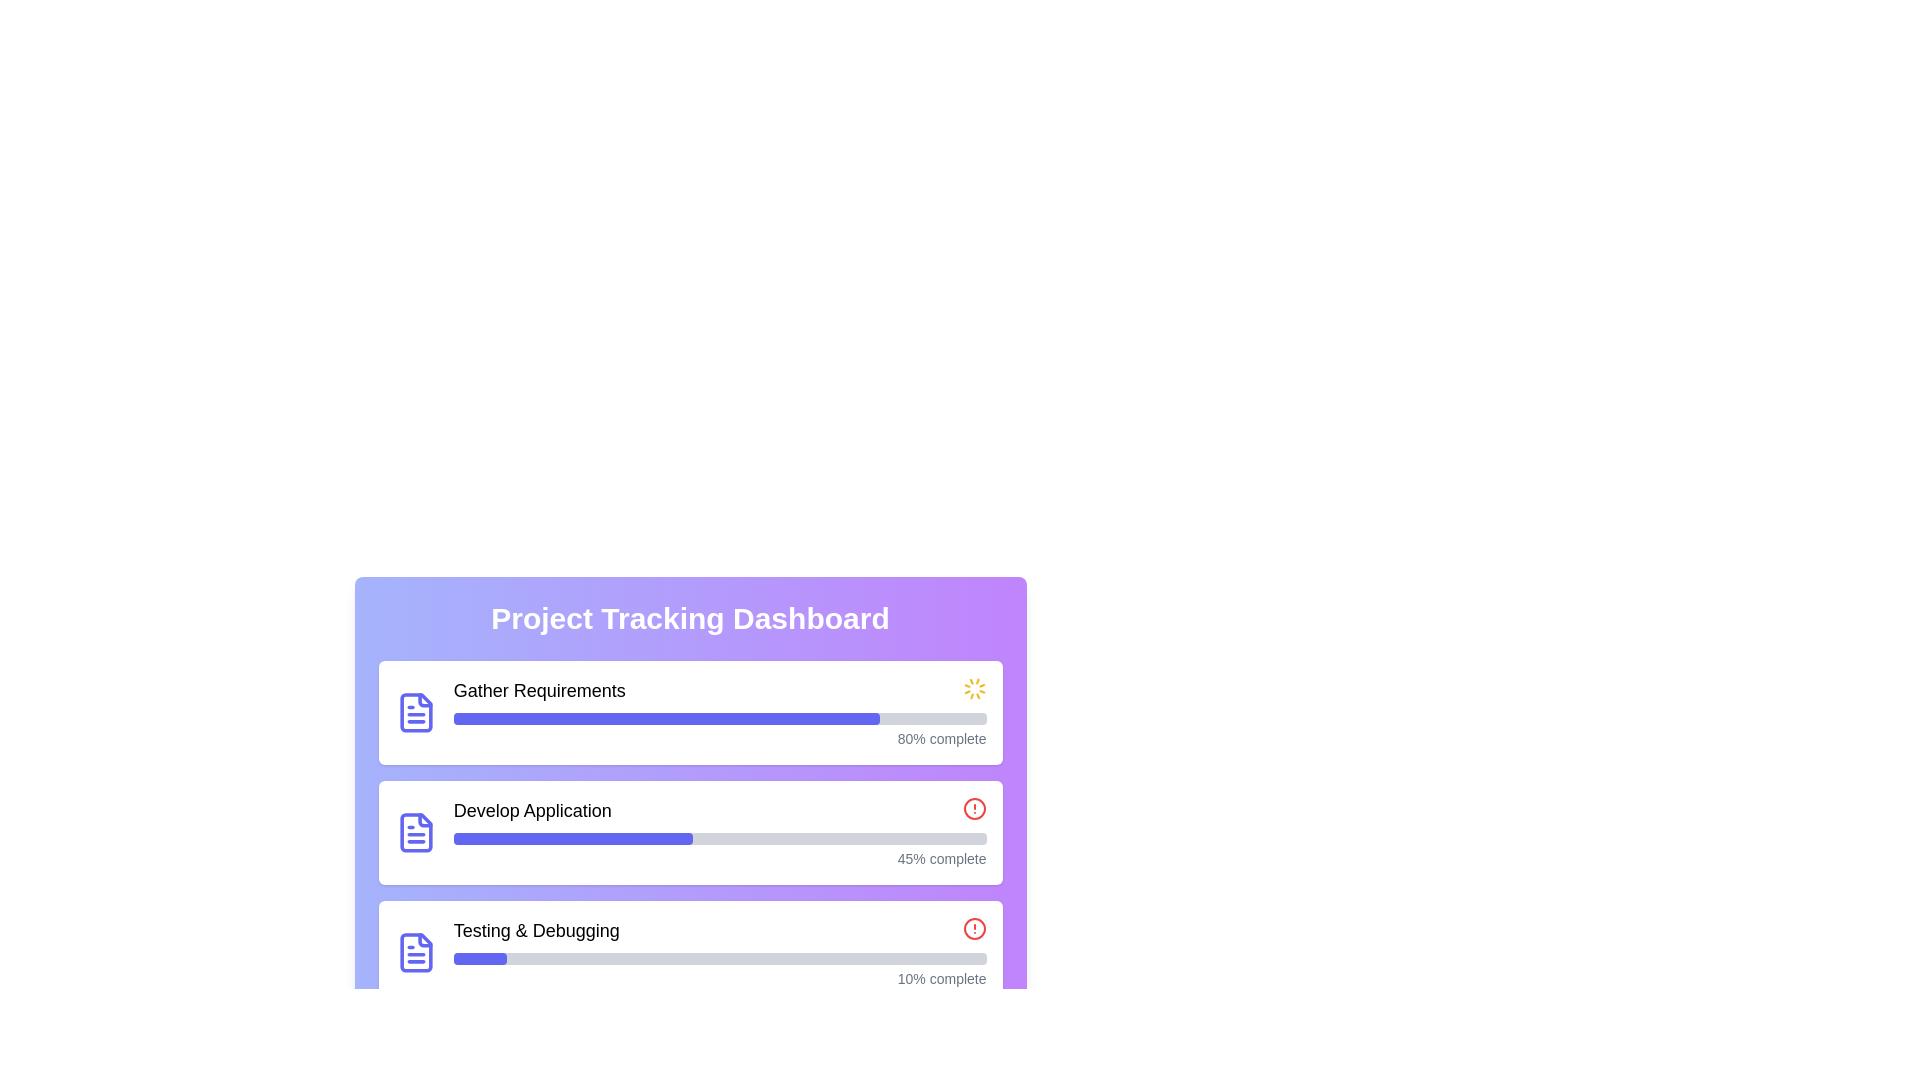 The image size is (1920, 1080). Describe the element at coordinates (690, 712) in the screenshot. I see `the text label 'Gather Requirements' within the progress card that shows 80% completion in a vertically stacked list on the 'Project Tracking Dashboard'` at that location.